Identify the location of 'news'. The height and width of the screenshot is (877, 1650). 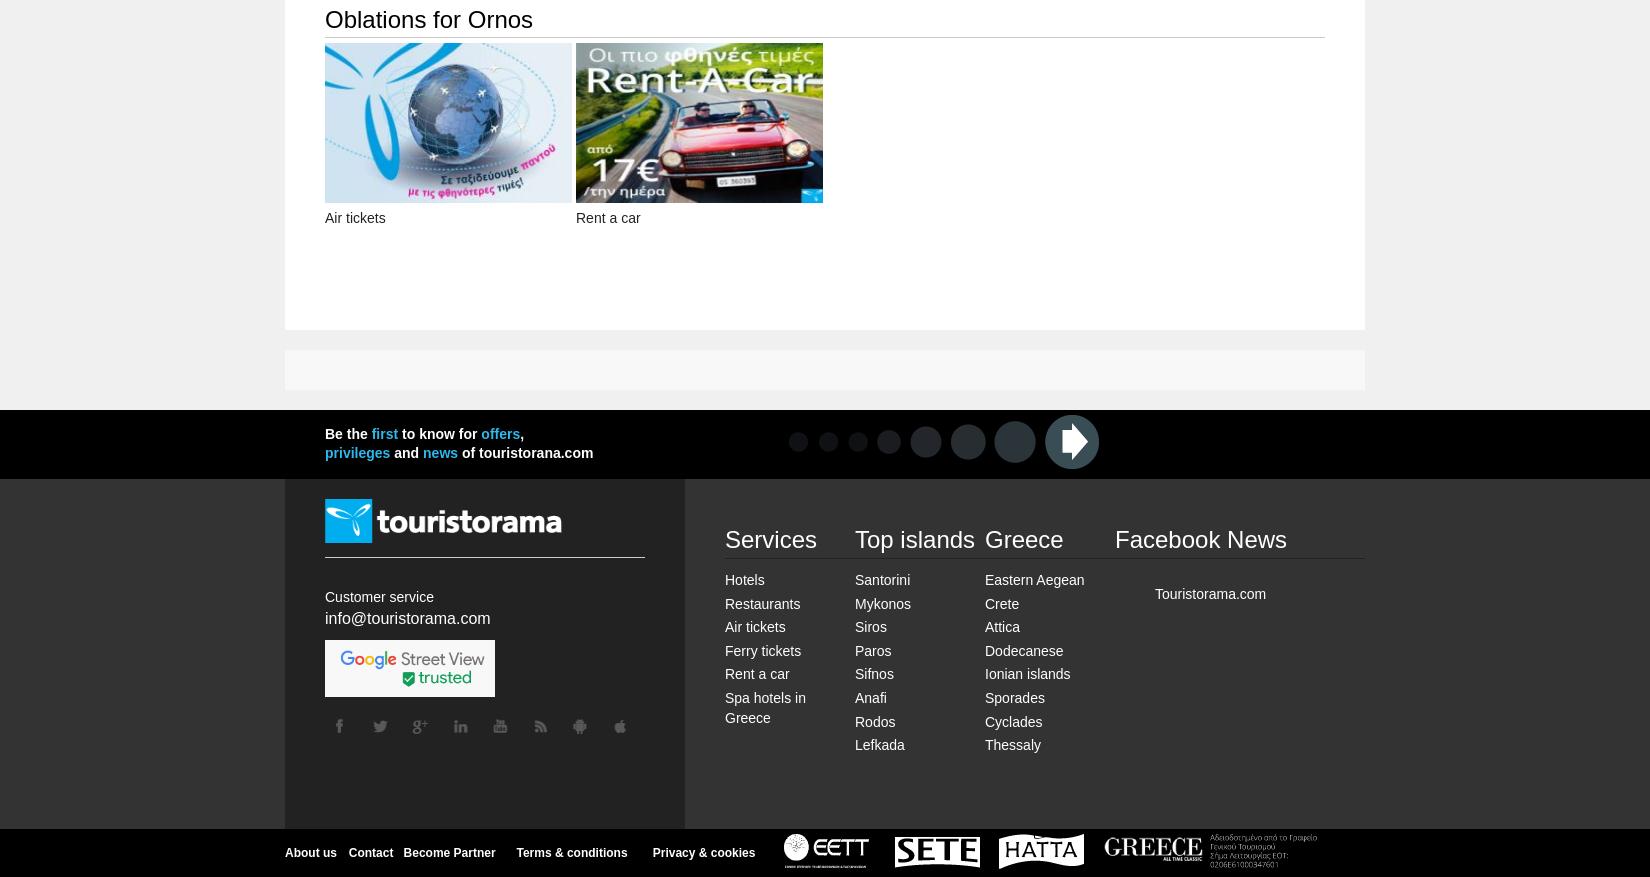
(439, 452).